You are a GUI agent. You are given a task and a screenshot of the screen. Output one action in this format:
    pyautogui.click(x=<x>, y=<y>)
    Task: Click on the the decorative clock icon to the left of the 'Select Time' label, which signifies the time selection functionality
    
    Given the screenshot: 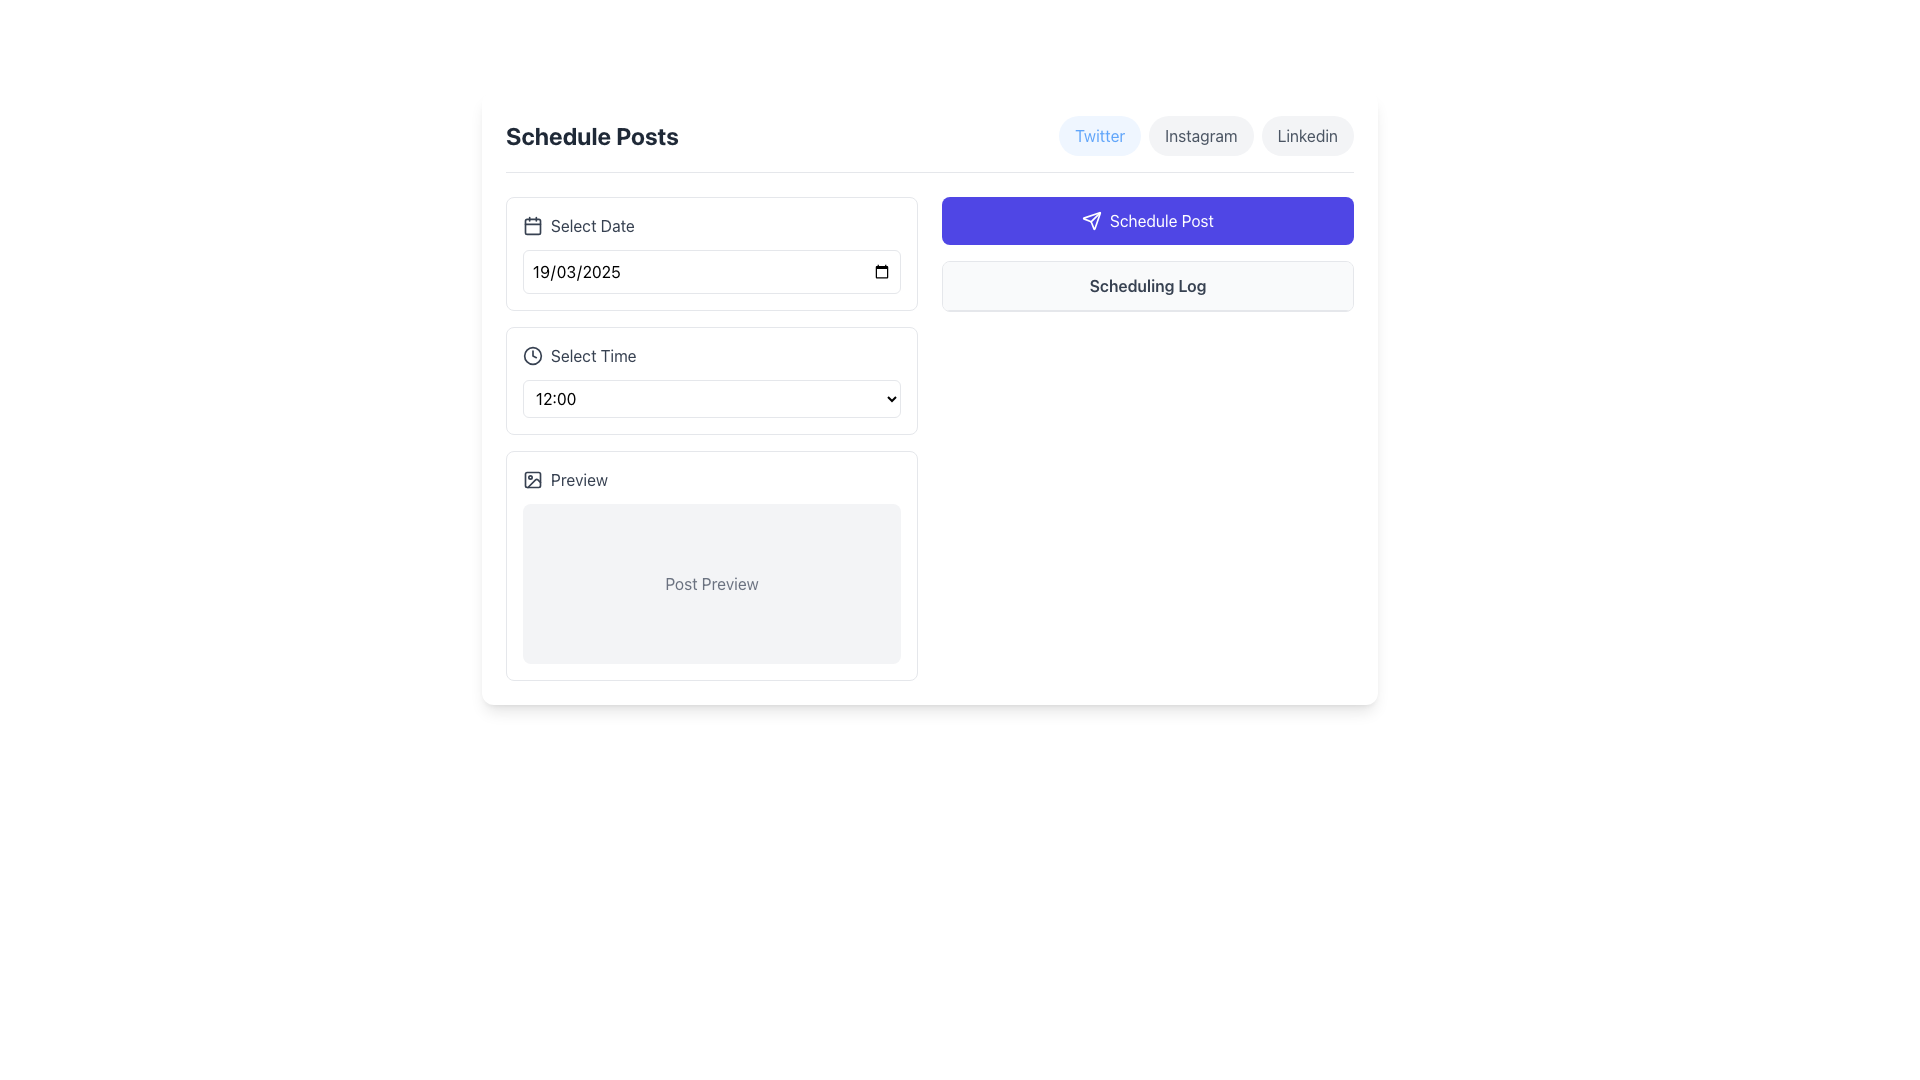 What is the action you would take?
    pyautogui.click(x=532, y=354)
    